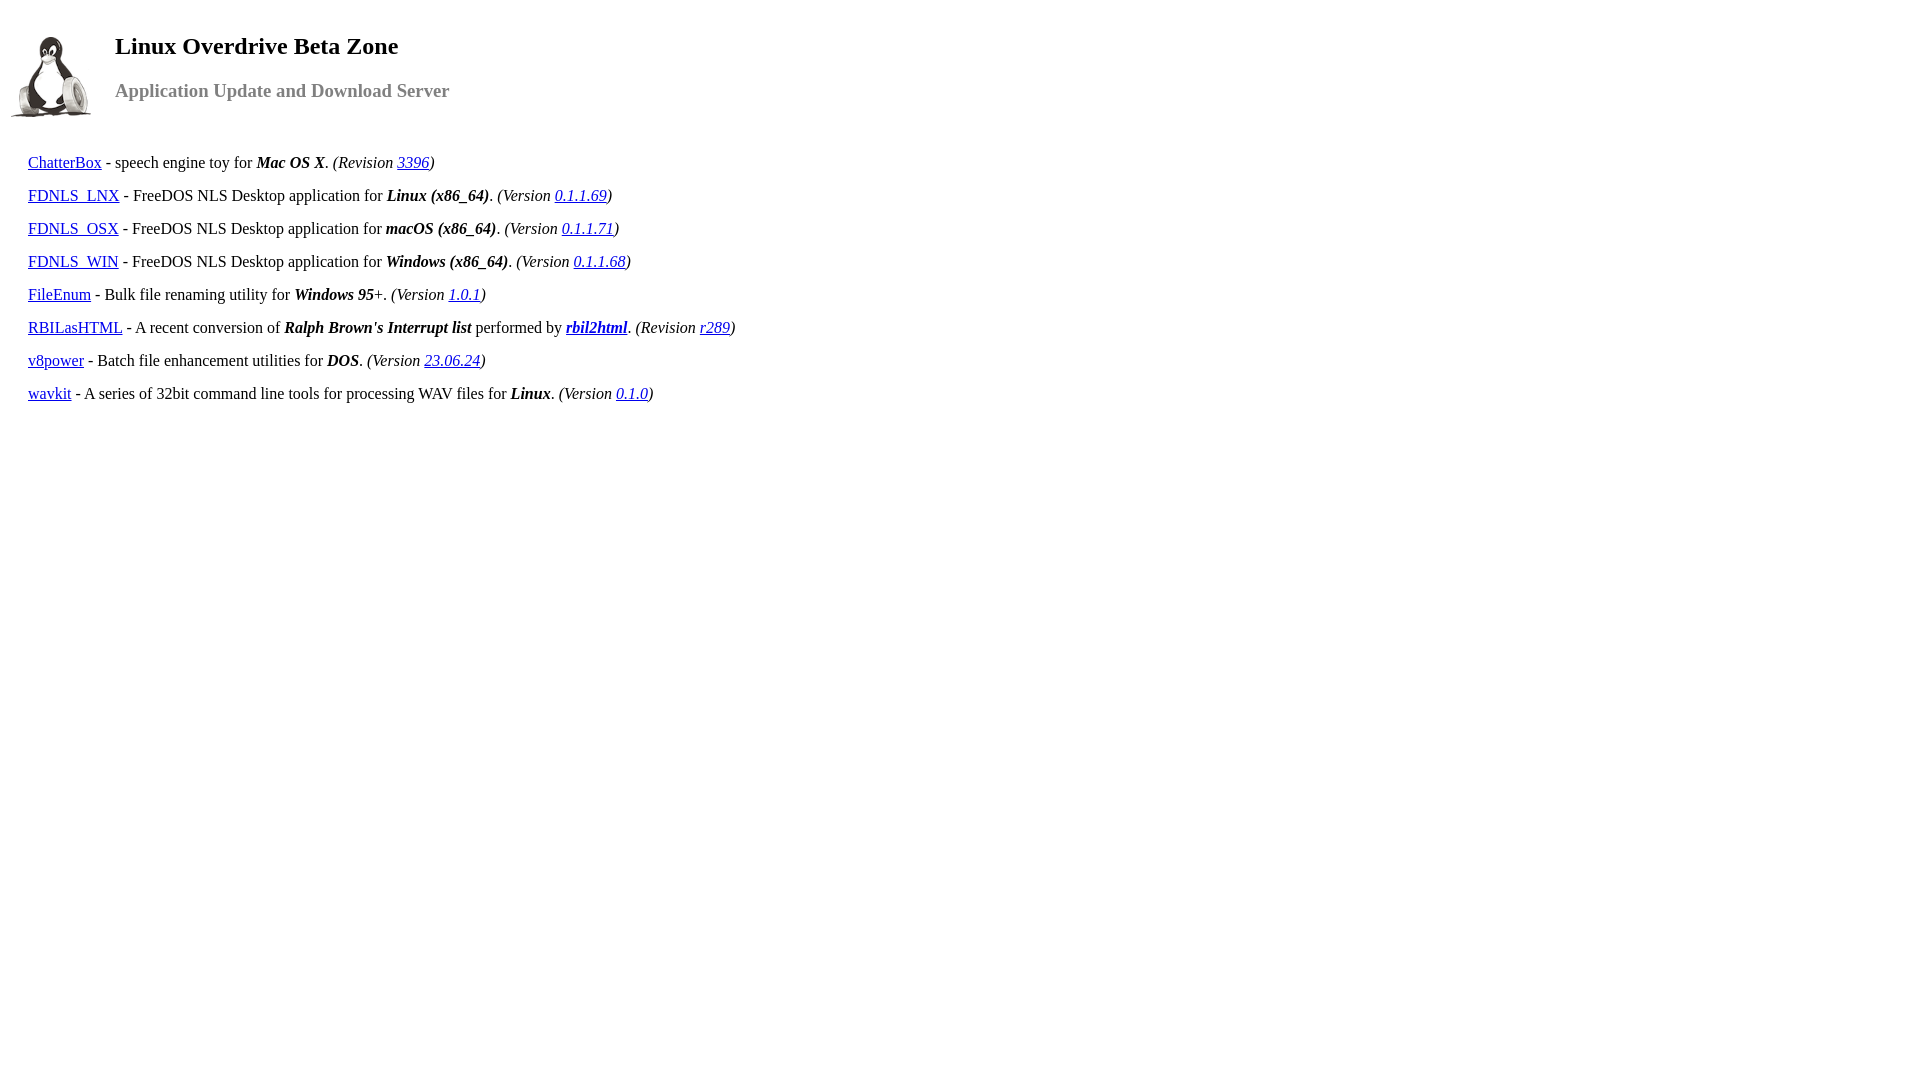 The width and height of the screenshot is (1920, 1080). What do you see at coordinates (631, 393) in the screenshot?
I see `'0.1.0'` at bounding box center [631, 393].